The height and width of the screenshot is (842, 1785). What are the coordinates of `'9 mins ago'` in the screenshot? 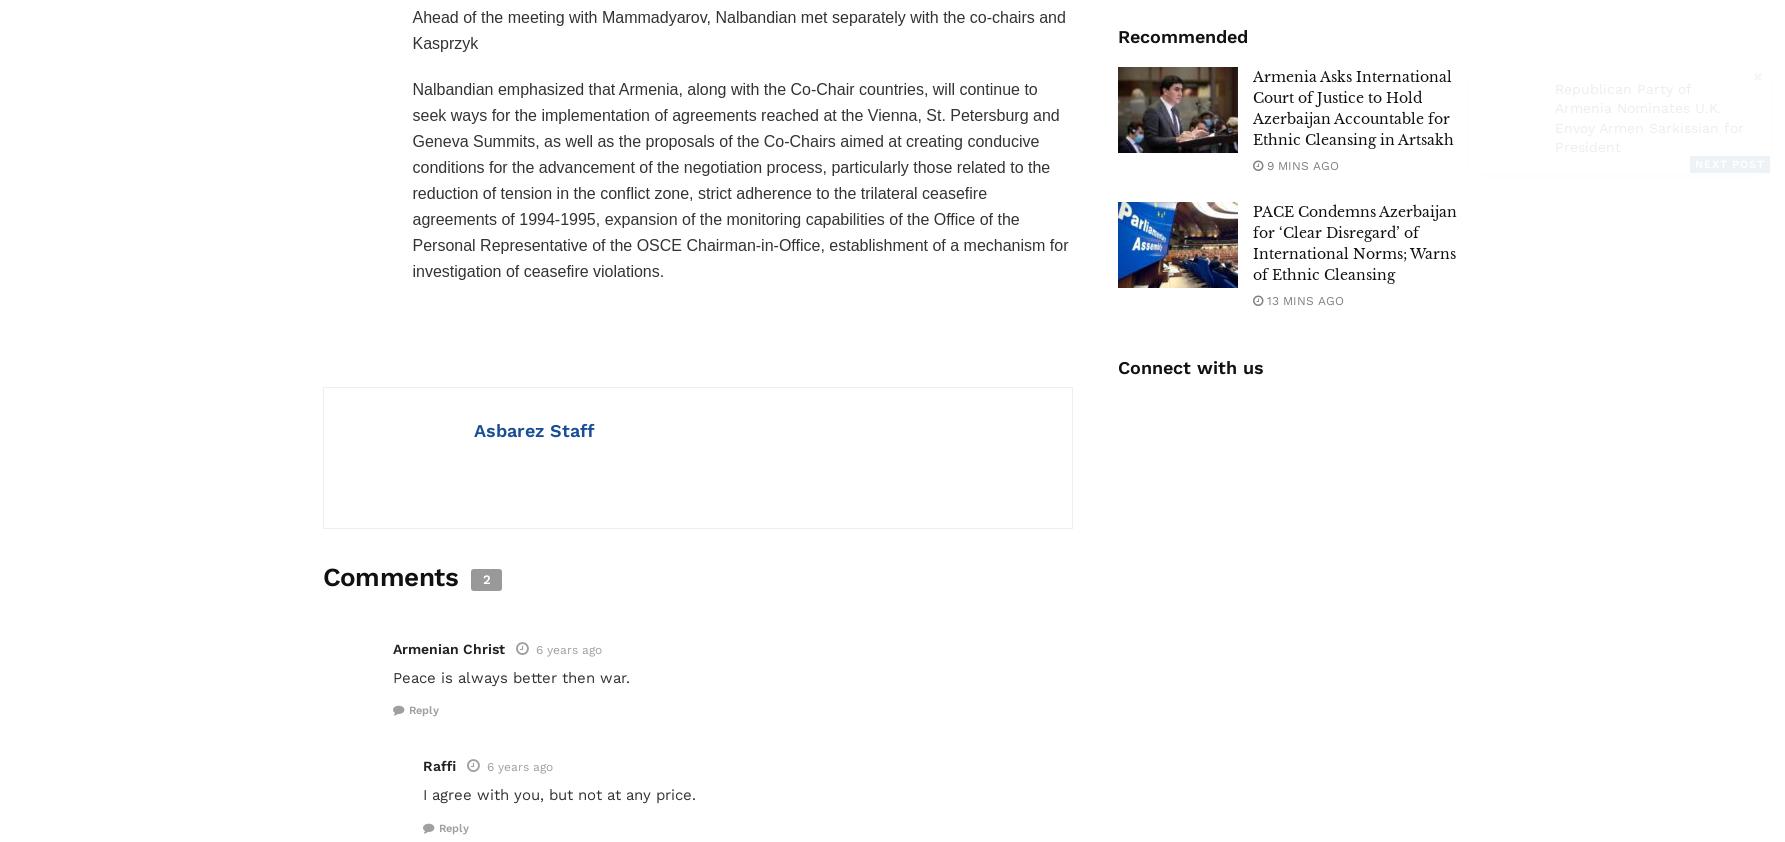 It's located at (1300, 164).